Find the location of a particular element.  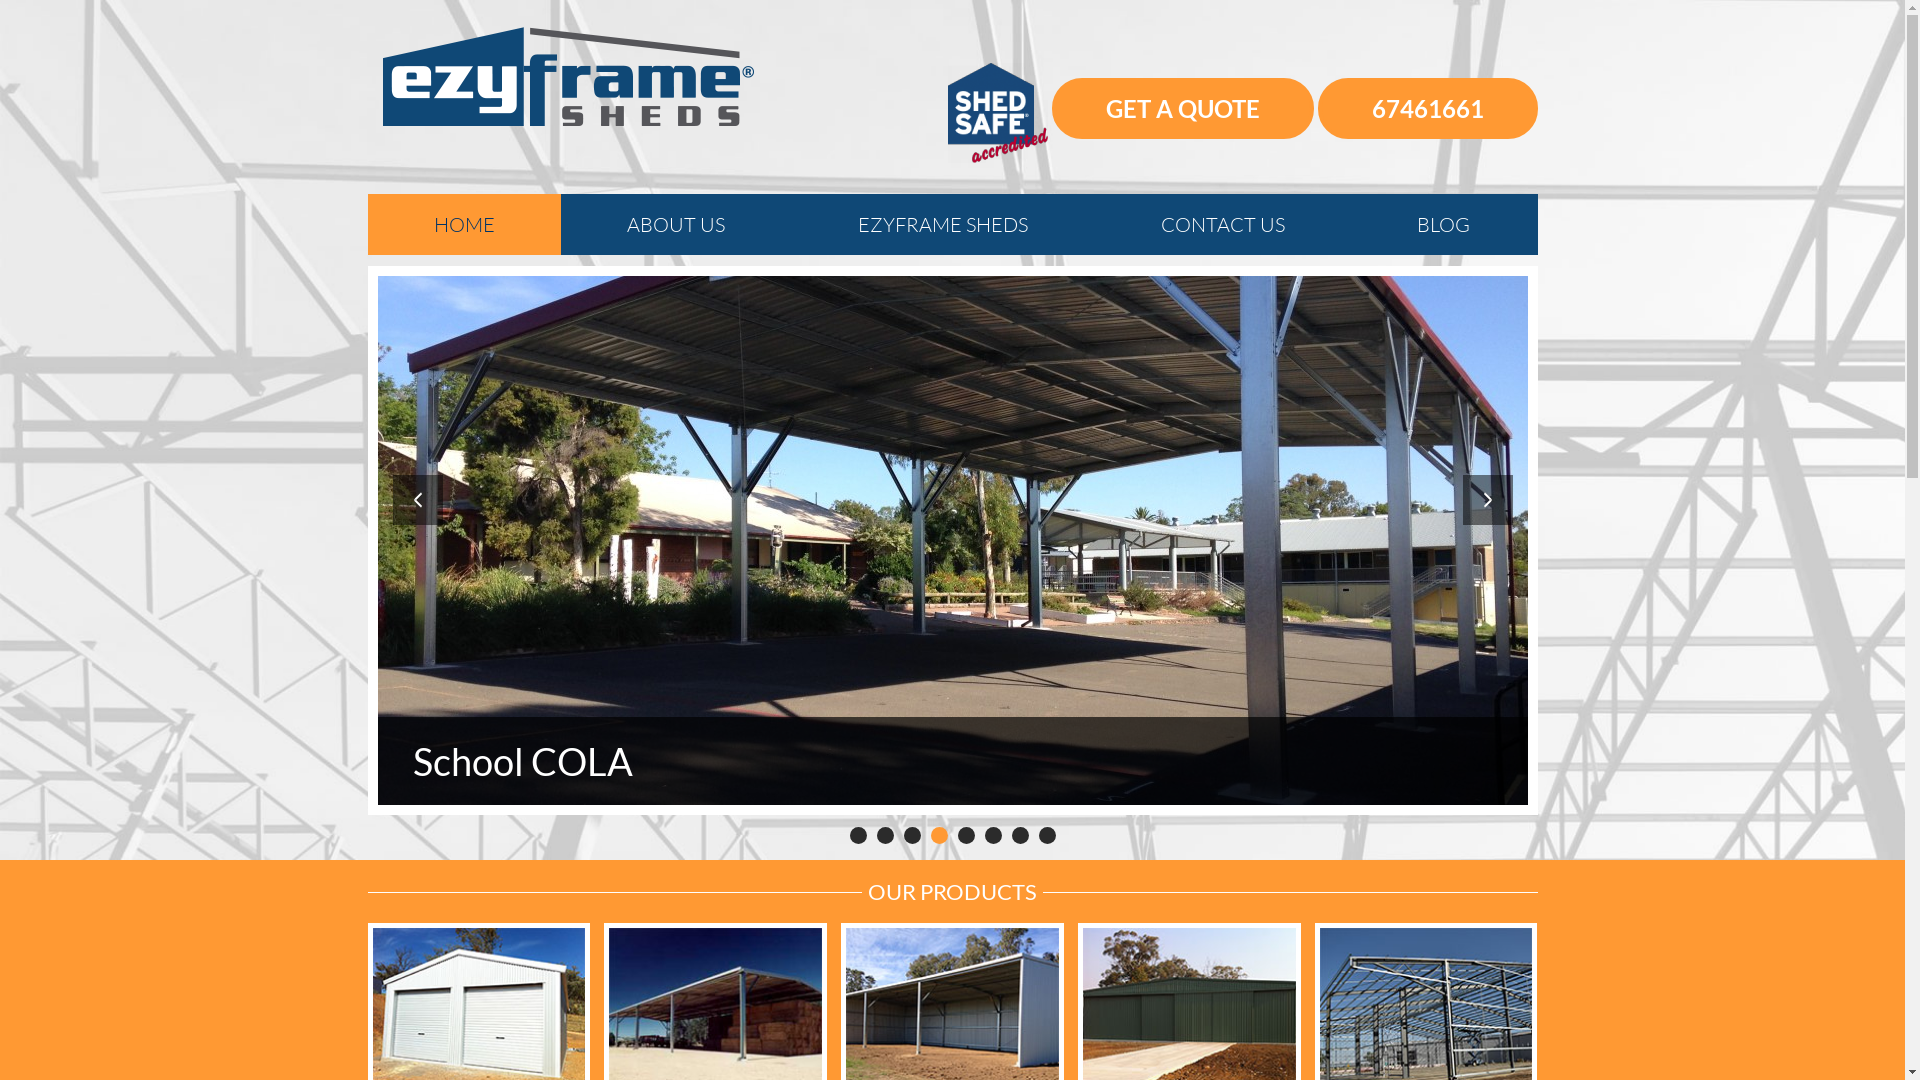

'8' is located at coordinates (1045, 835).